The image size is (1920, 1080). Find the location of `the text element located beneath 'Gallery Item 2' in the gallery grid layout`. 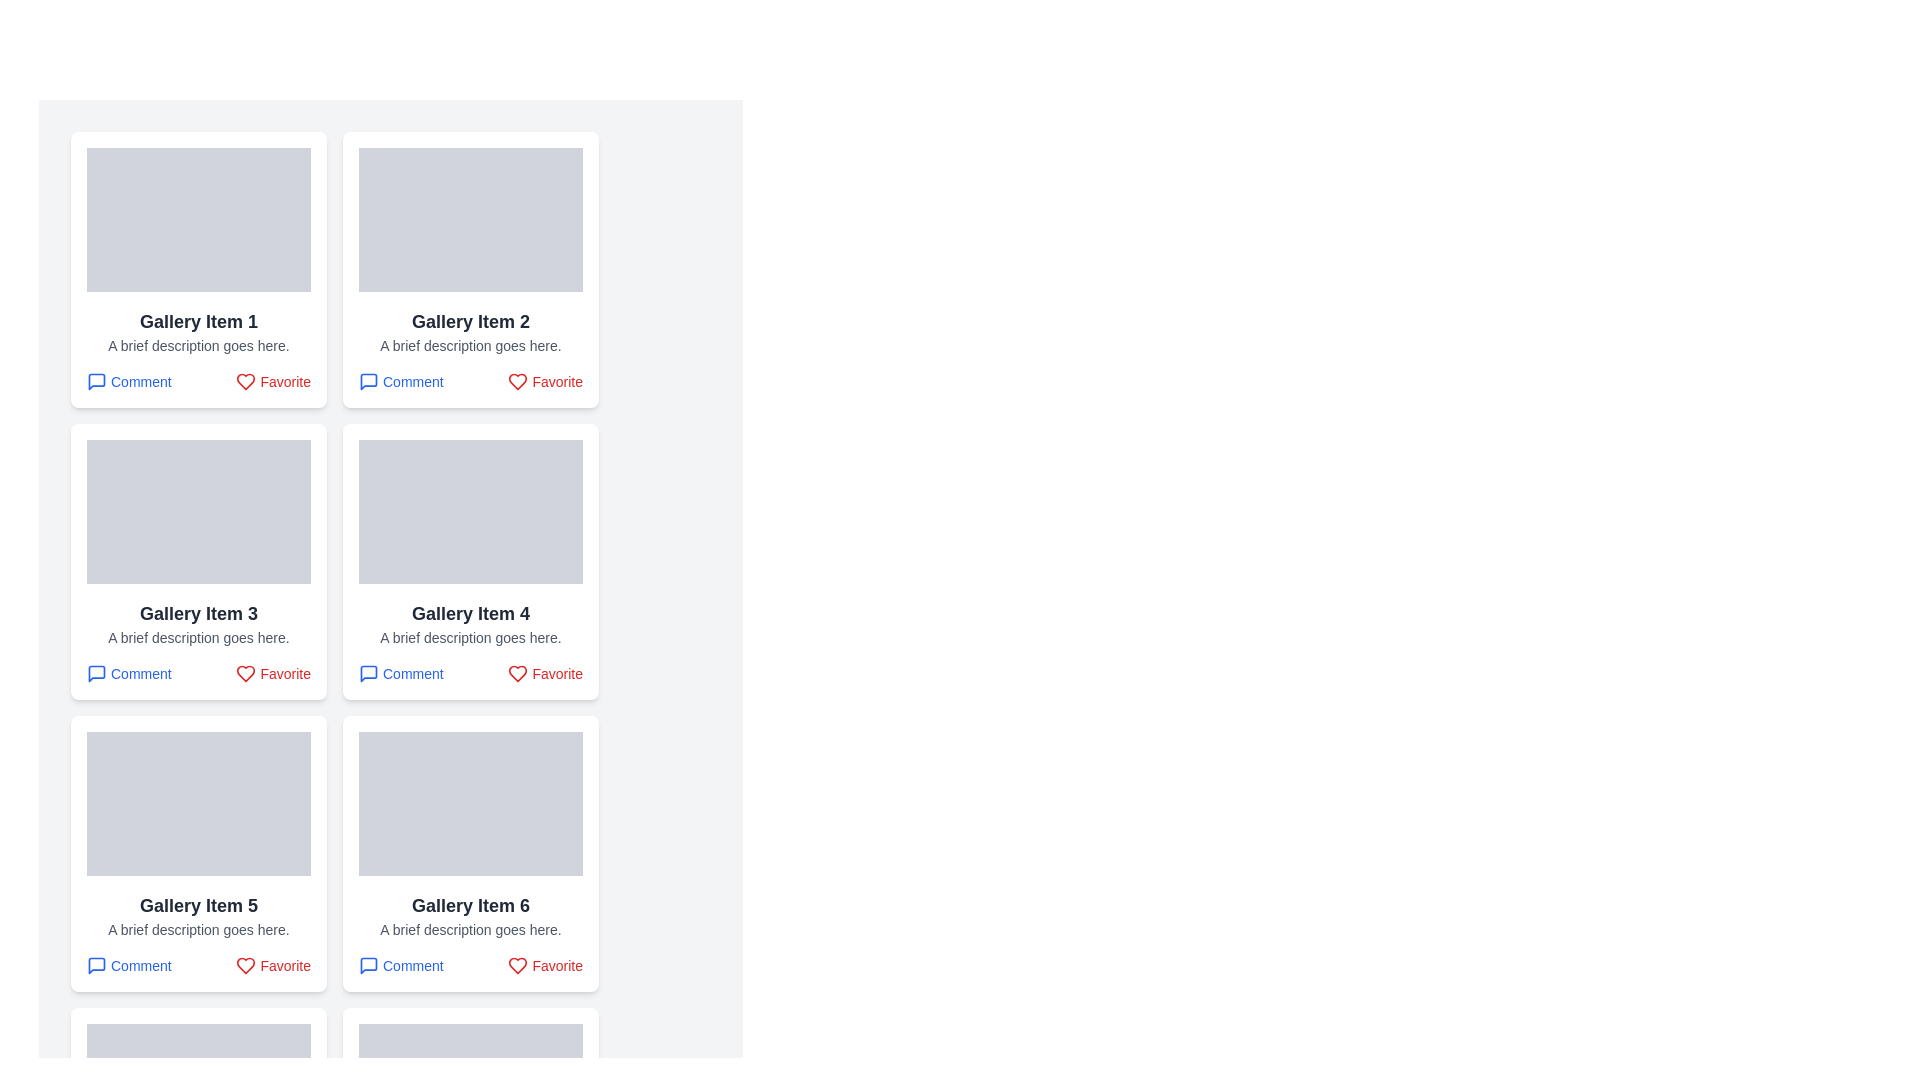

the text element located beneath 'Gallery Item 2' in the gallery grid layout is located at coordinates (469, 345).